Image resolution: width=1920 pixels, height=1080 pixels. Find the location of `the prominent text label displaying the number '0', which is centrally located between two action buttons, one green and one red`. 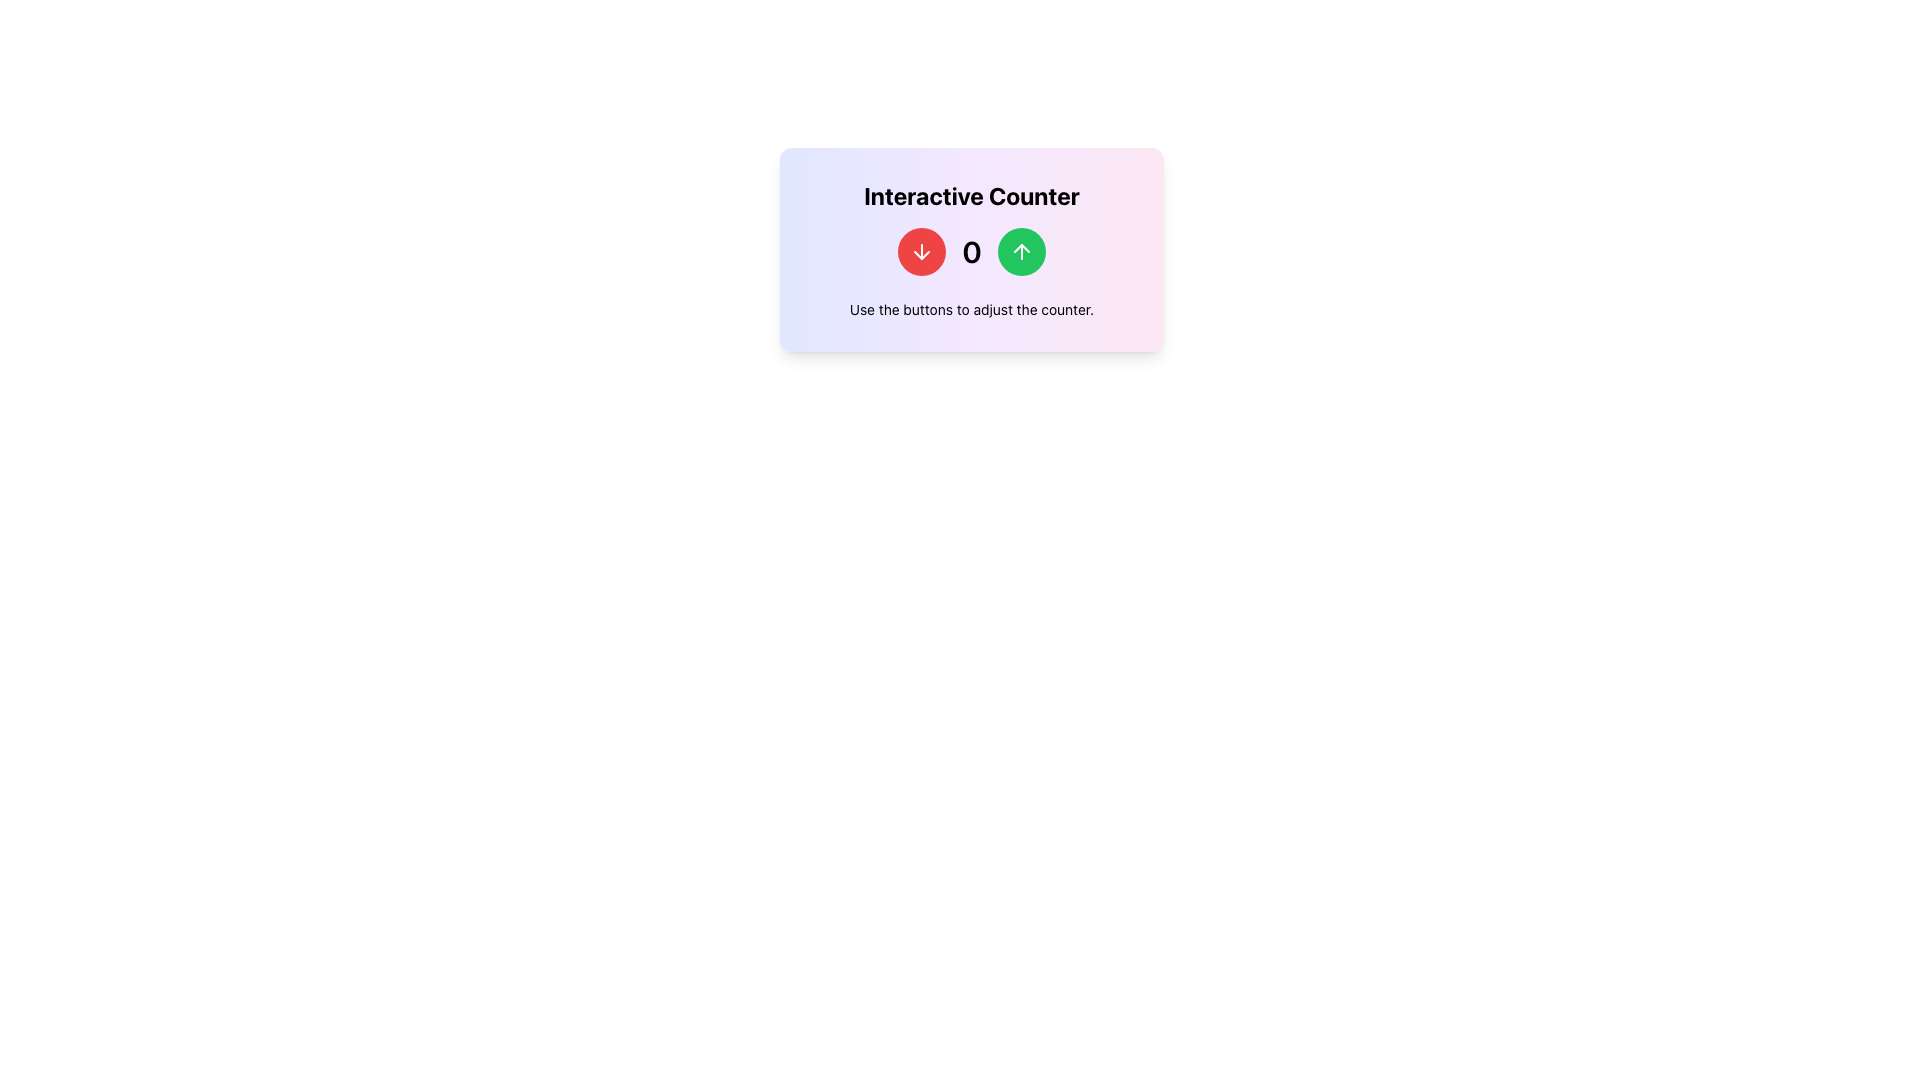

the prominent text label displaying the number '0', which is centrally located between two action buttons, one green and one red is located at coordinates (971, 250).